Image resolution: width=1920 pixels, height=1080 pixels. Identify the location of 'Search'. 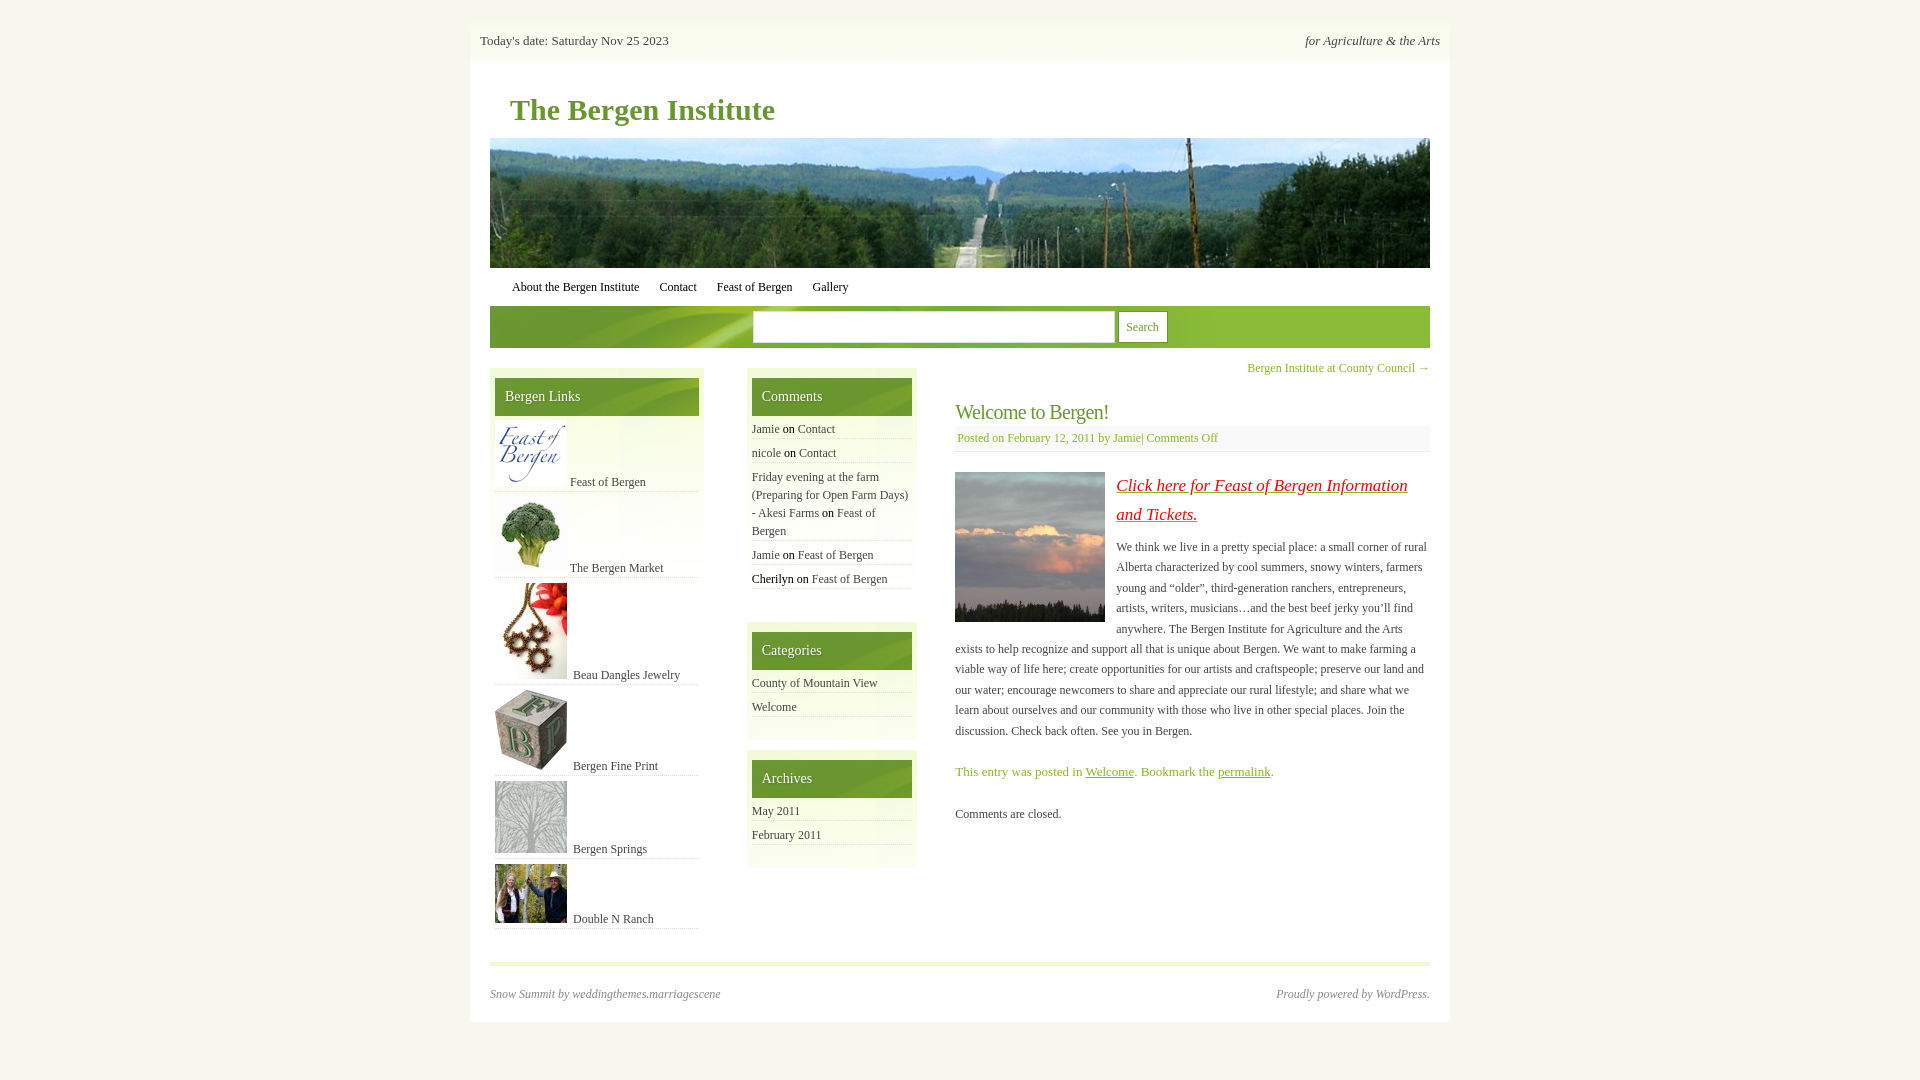
(1117, 326).